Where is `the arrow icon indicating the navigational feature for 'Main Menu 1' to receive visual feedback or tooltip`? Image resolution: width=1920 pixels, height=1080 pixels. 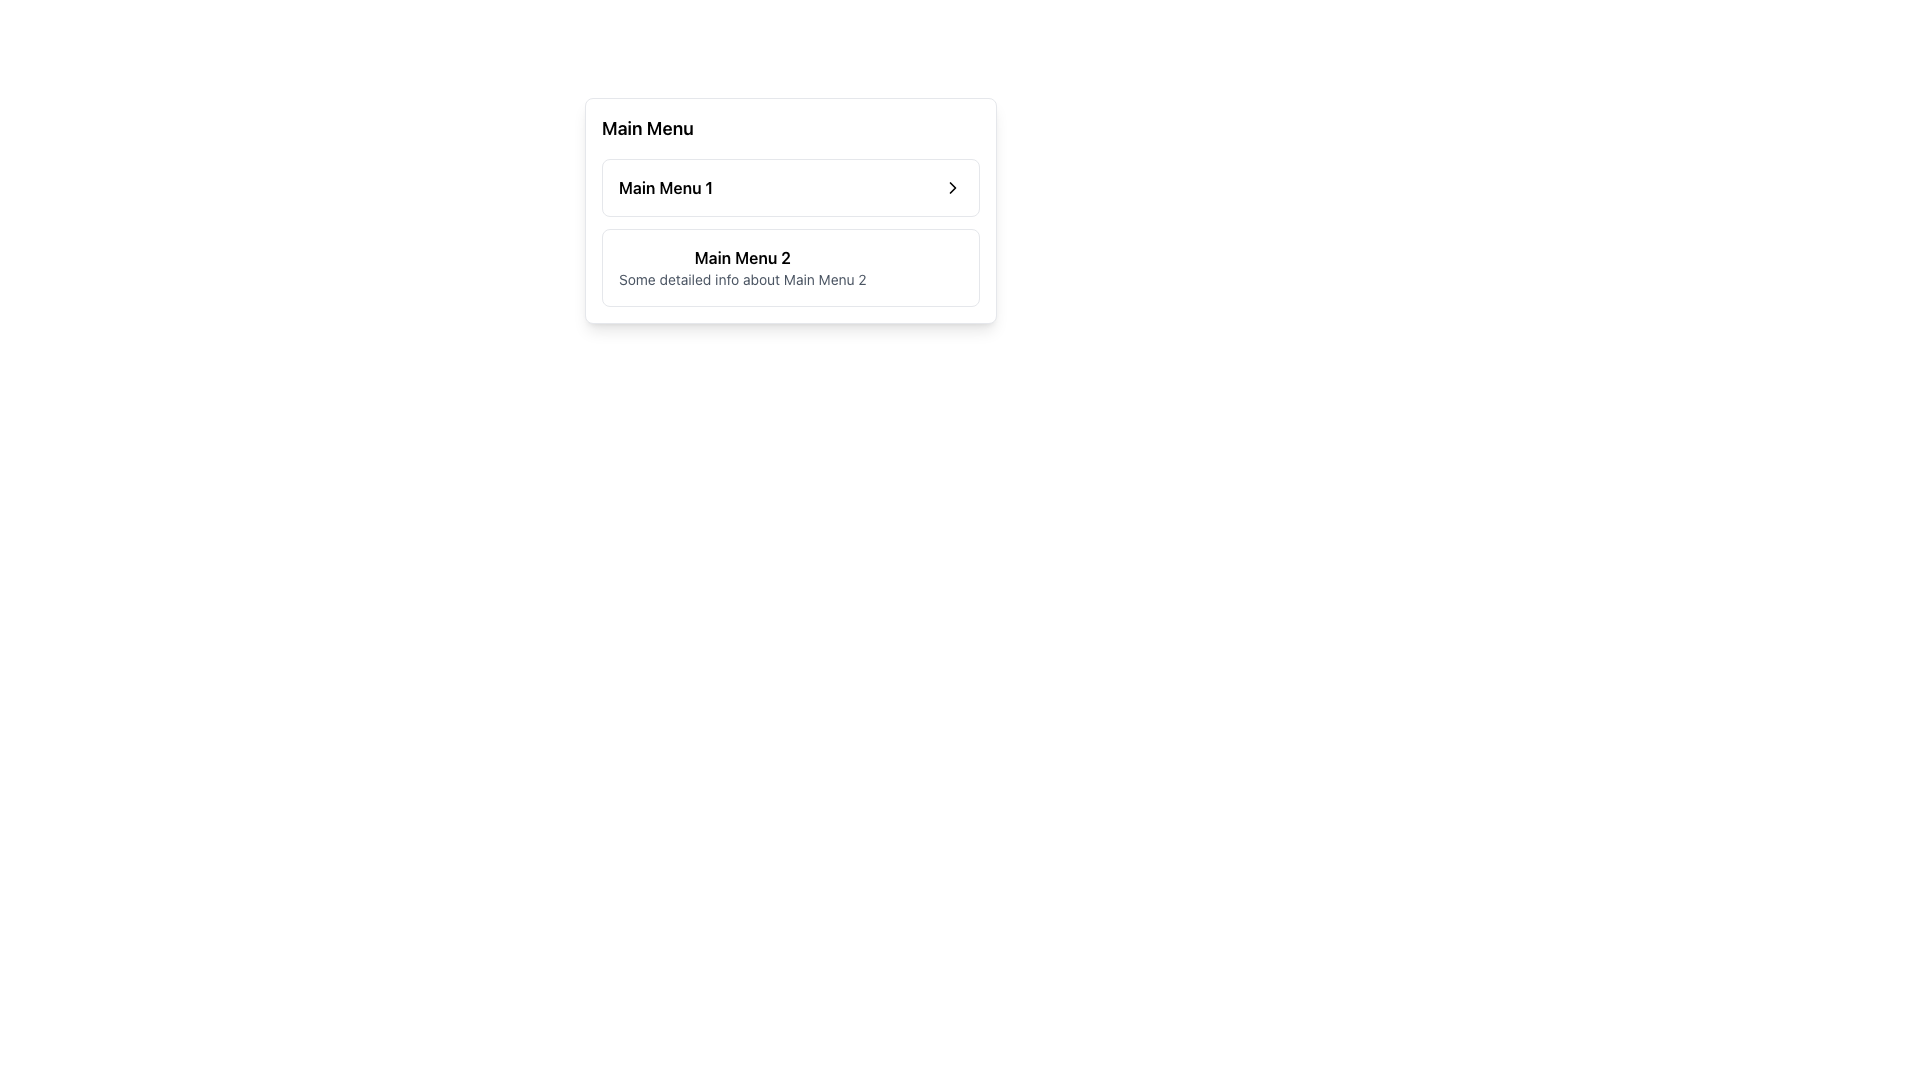
the arrow icon indicating the navigational feature for 'Main Menu 1' to receive visual feedback or tooltip is located at coordinates (952, 188).